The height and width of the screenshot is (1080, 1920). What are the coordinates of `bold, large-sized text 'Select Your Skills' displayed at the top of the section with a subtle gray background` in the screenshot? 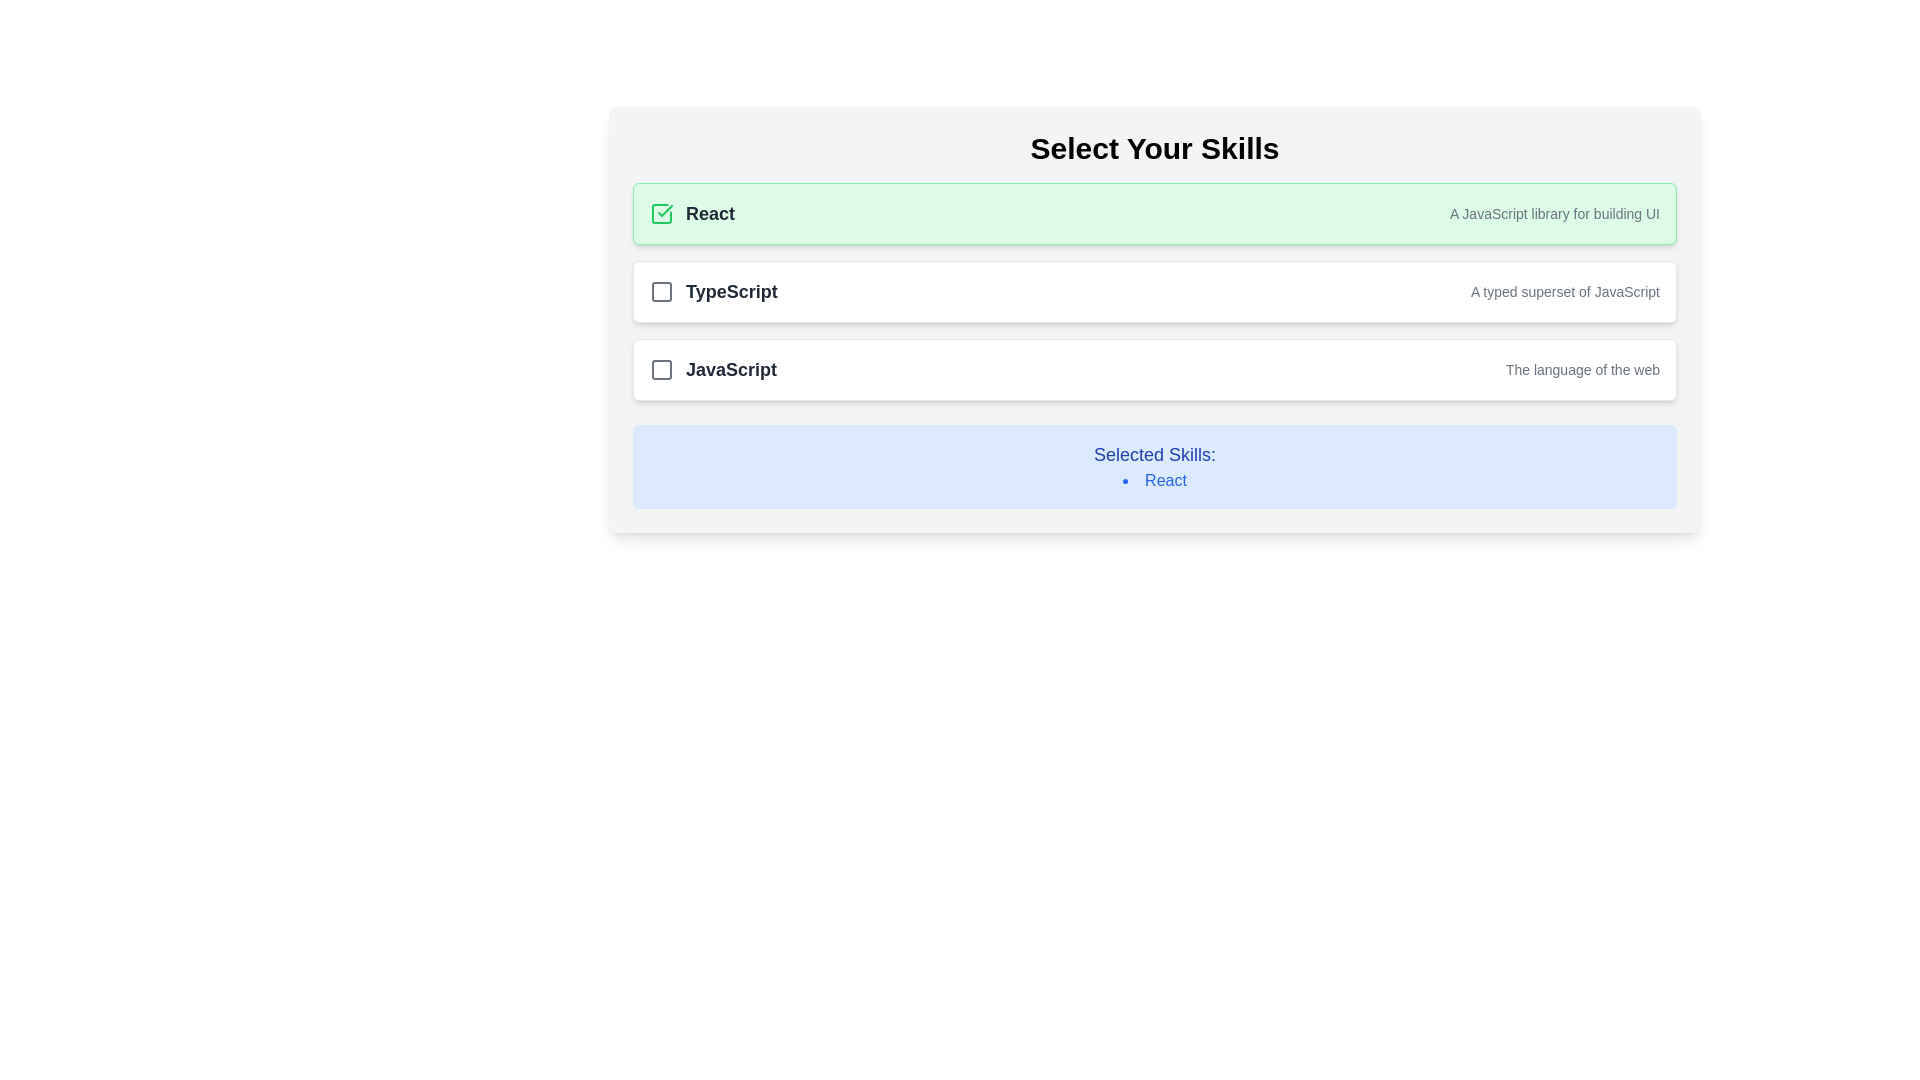 It's located at (1155, 148).